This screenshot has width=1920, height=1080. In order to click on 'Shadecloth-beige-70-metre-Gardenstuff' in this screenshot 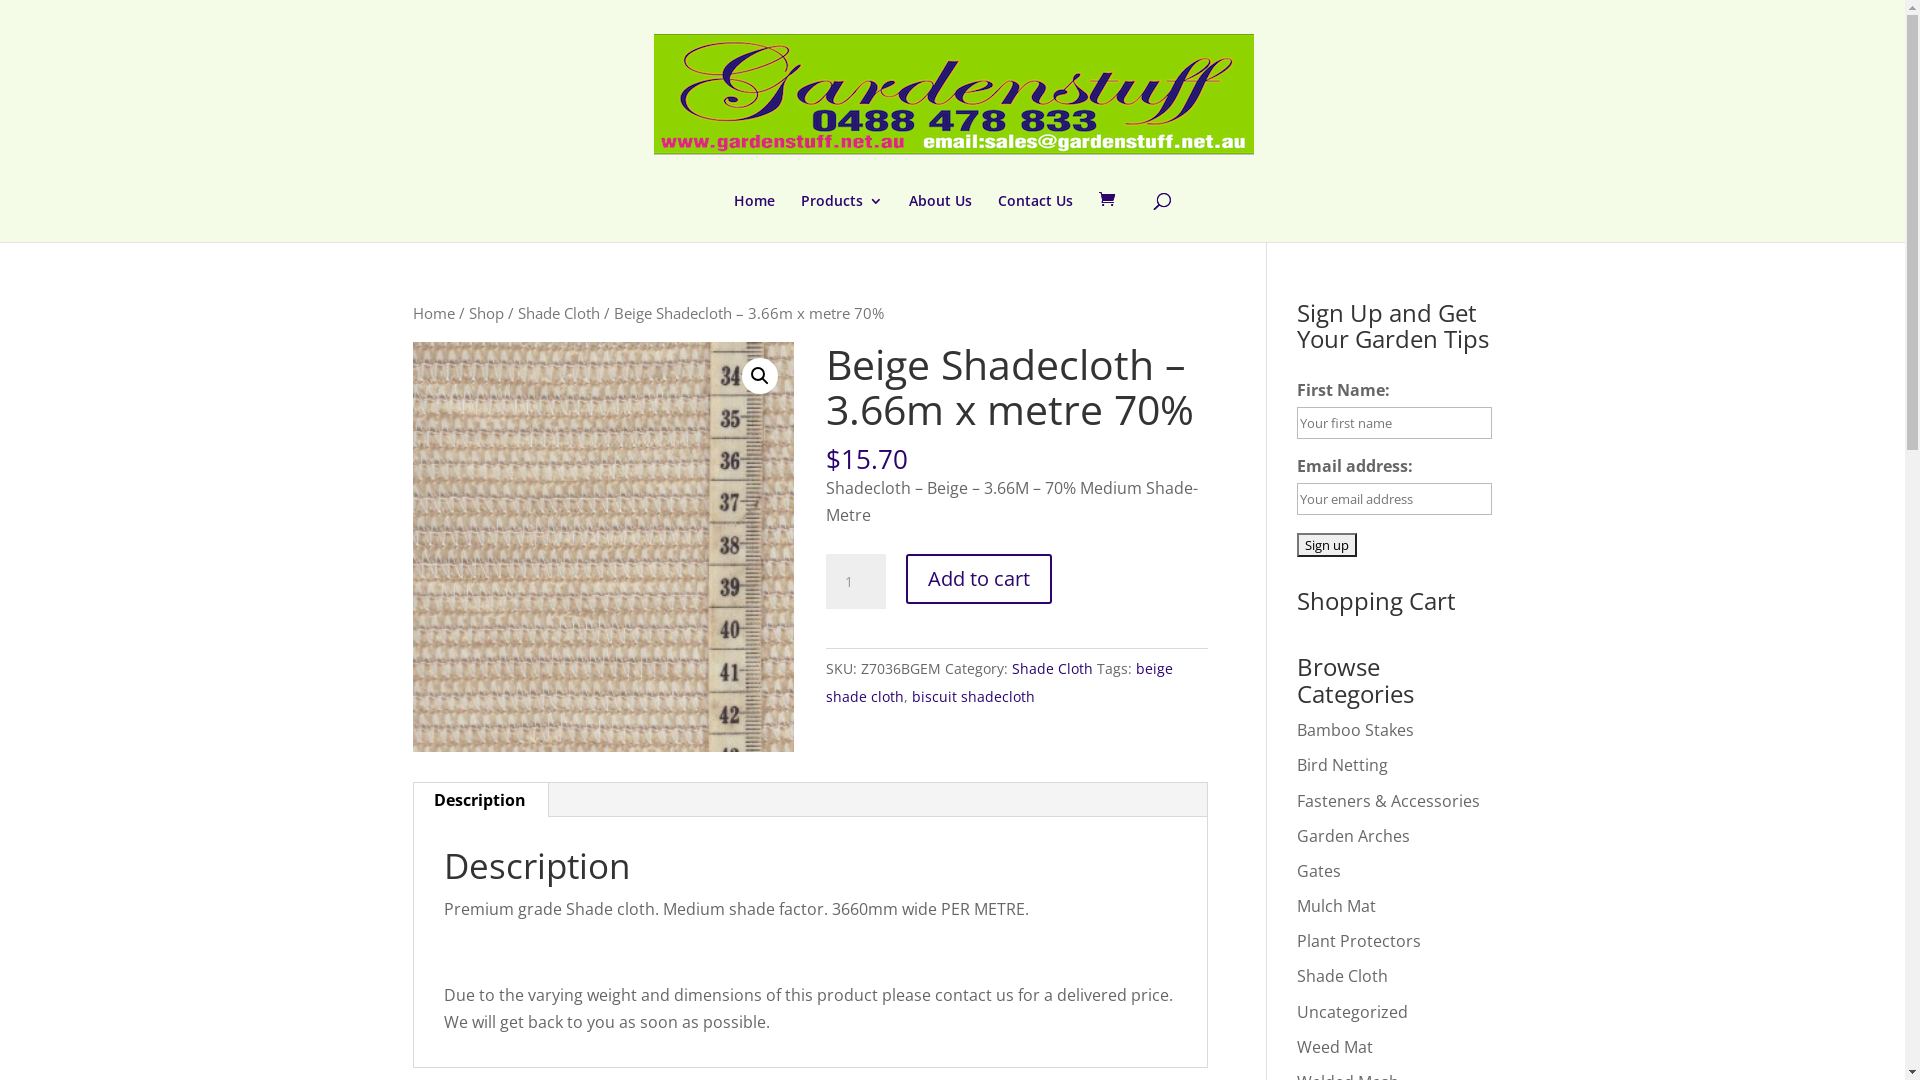, I will do `click(602, 547)`.